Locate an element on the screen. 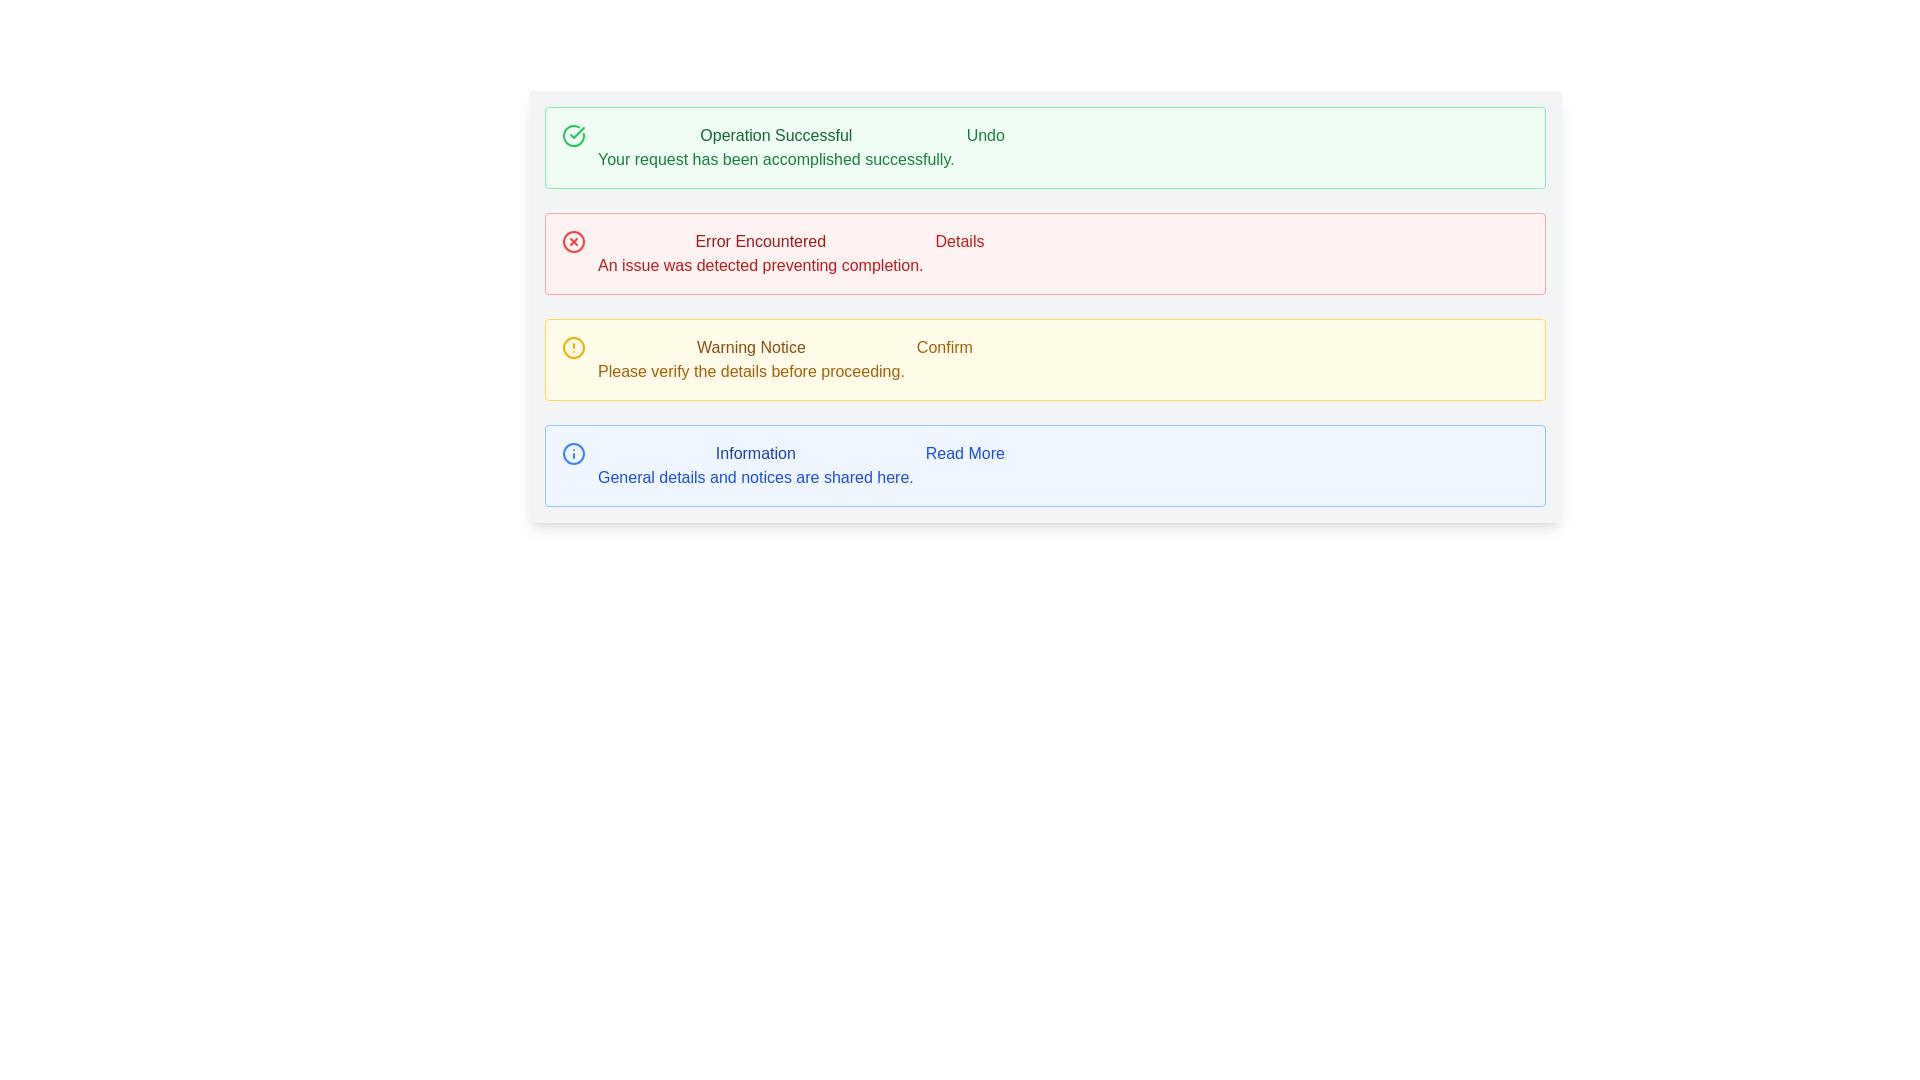 The image size is (1920, 1080). the 'Information' text label, which is styled in blue and located in the fourth row of the interface, above the text 'General details and notices are shared here.' is located at coordinates (754, 454).